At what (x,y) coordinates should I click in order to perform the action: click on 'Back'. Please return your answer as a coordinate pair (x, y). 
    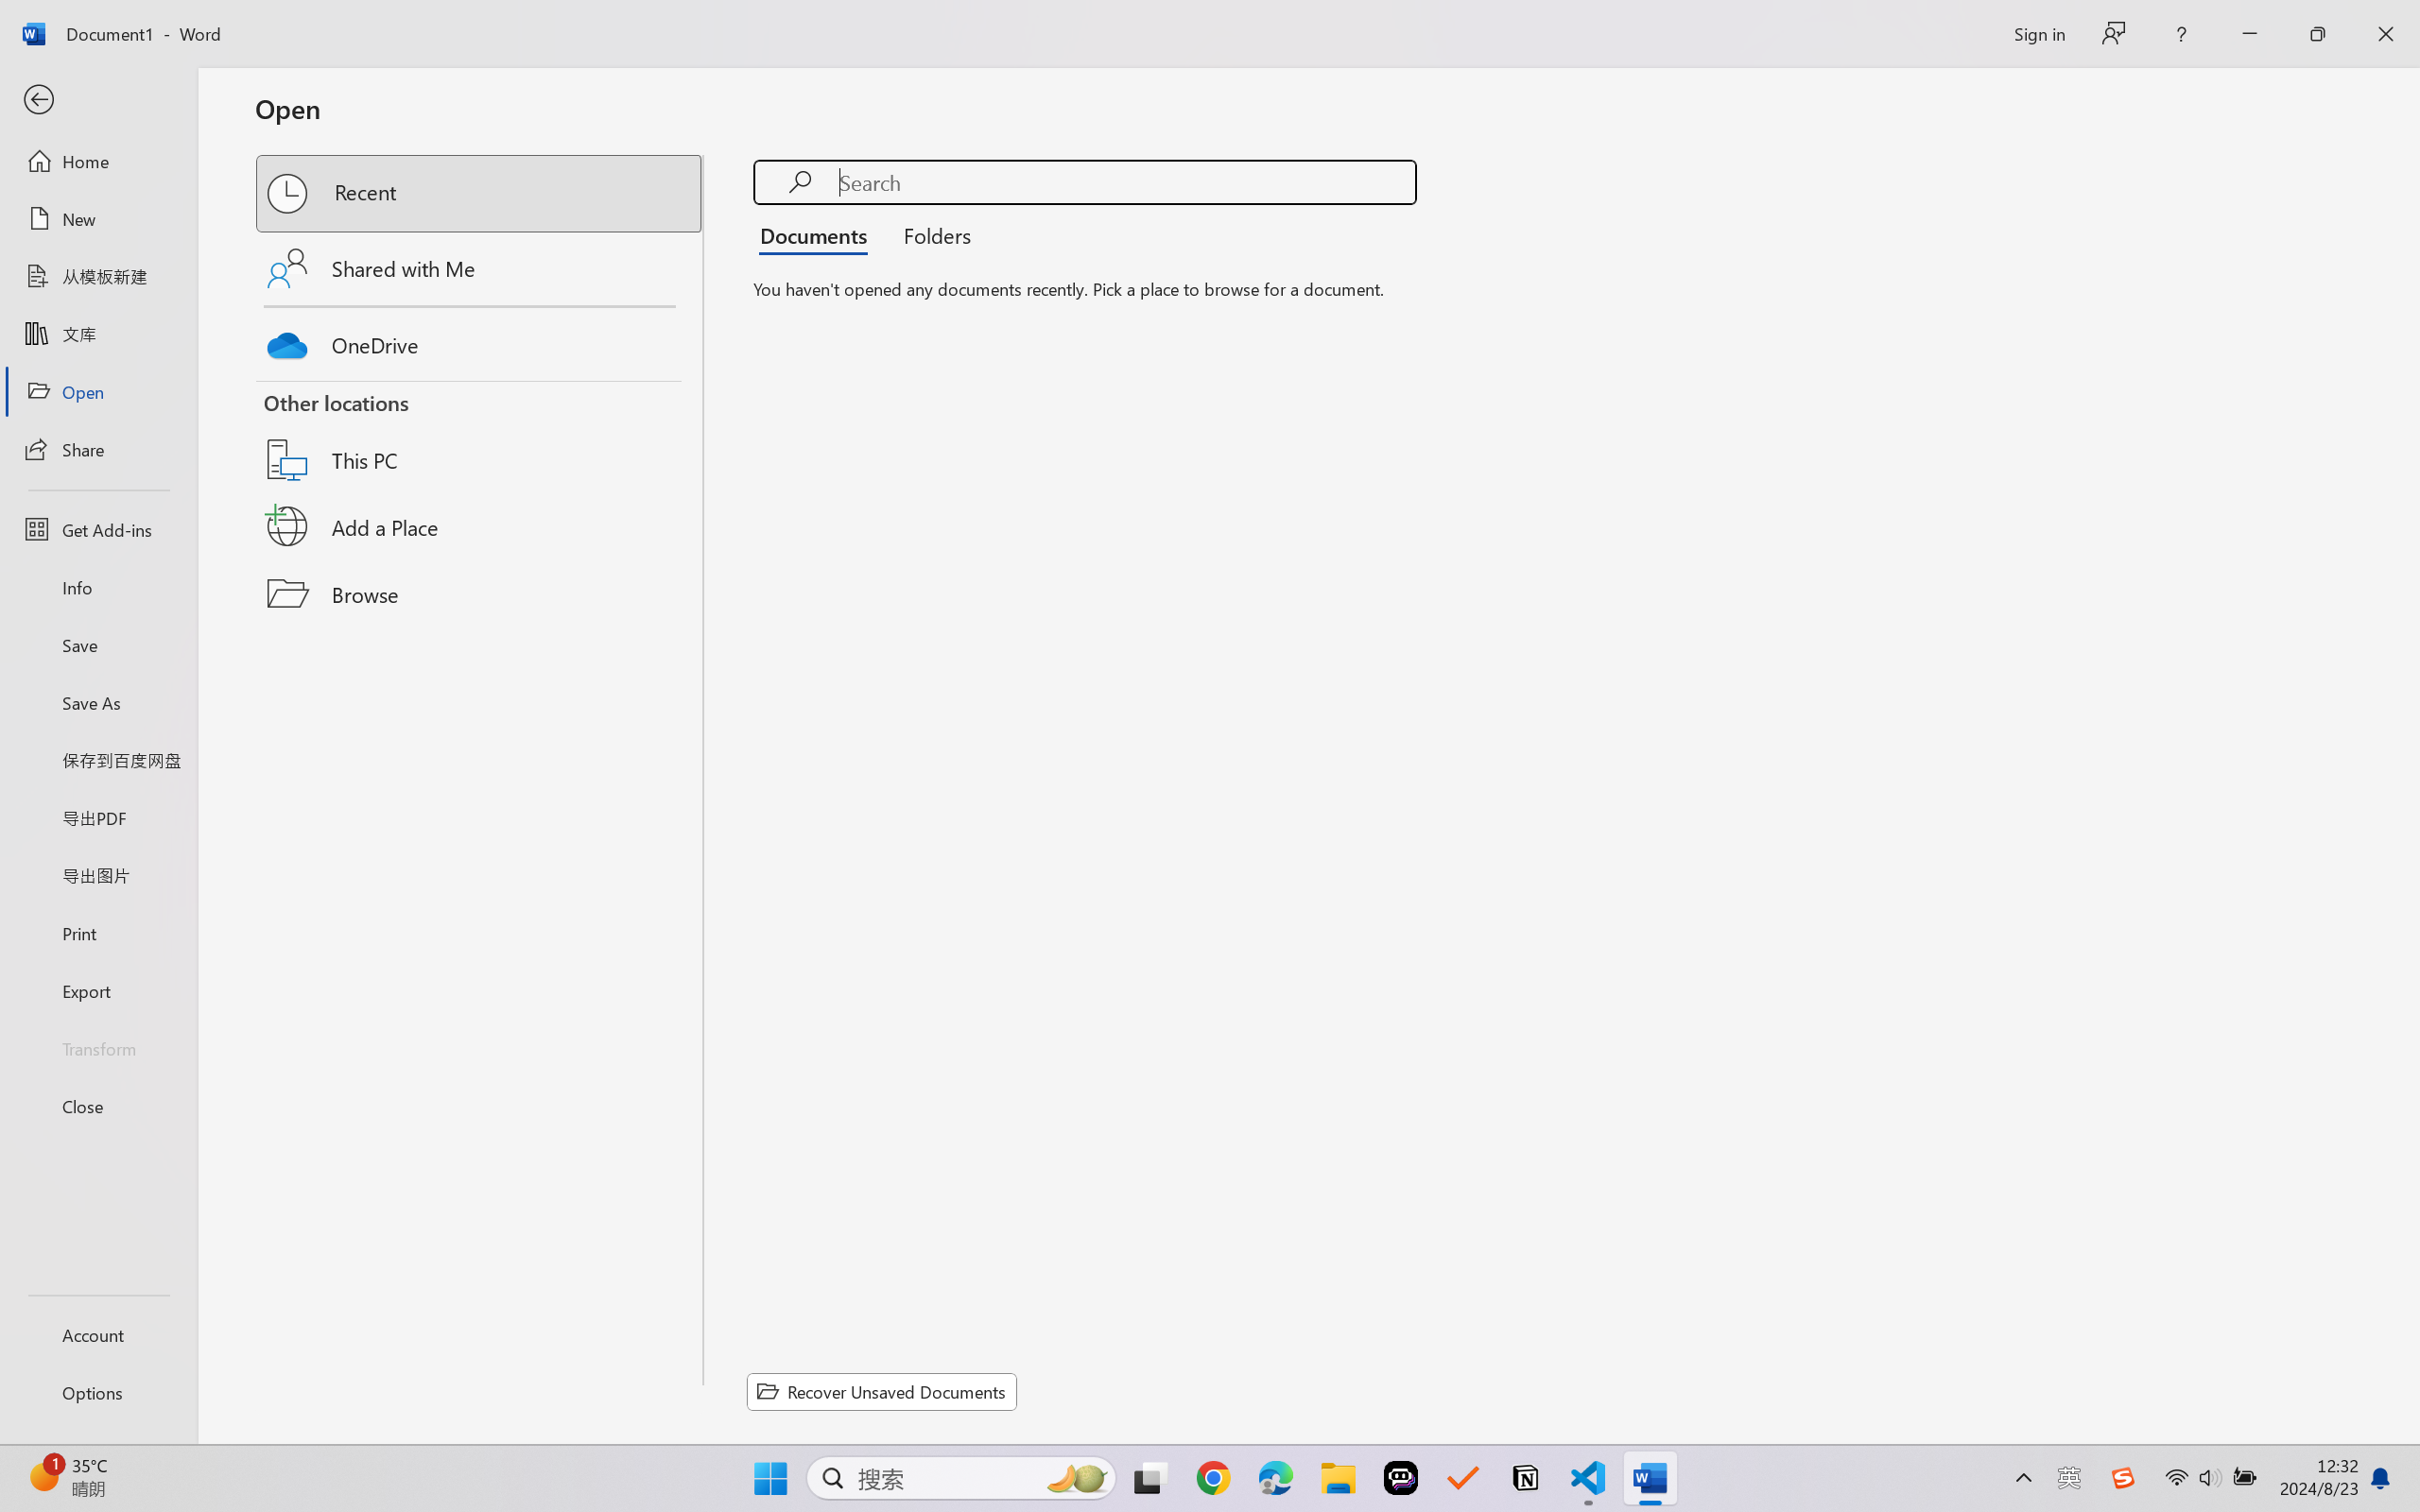
    Looking at the image, I should click on (97, 100).